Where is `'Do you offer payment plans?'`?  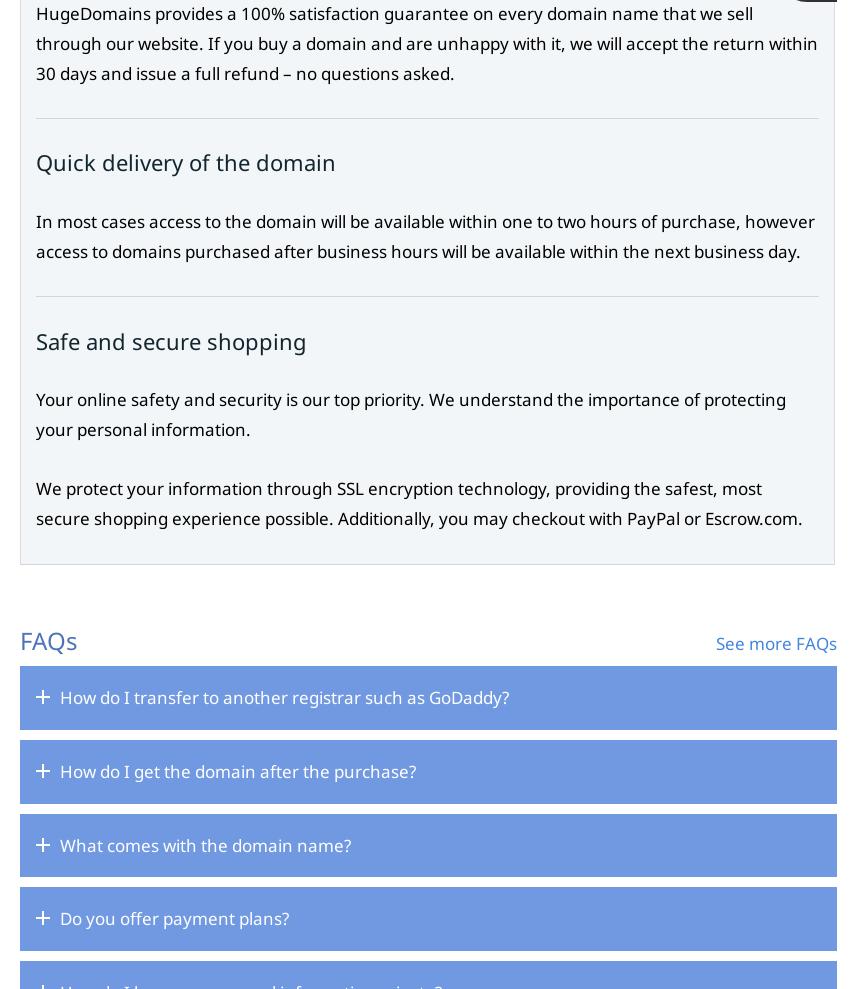
'Do you offer payment plans?' is located at coordinates (174, 917).